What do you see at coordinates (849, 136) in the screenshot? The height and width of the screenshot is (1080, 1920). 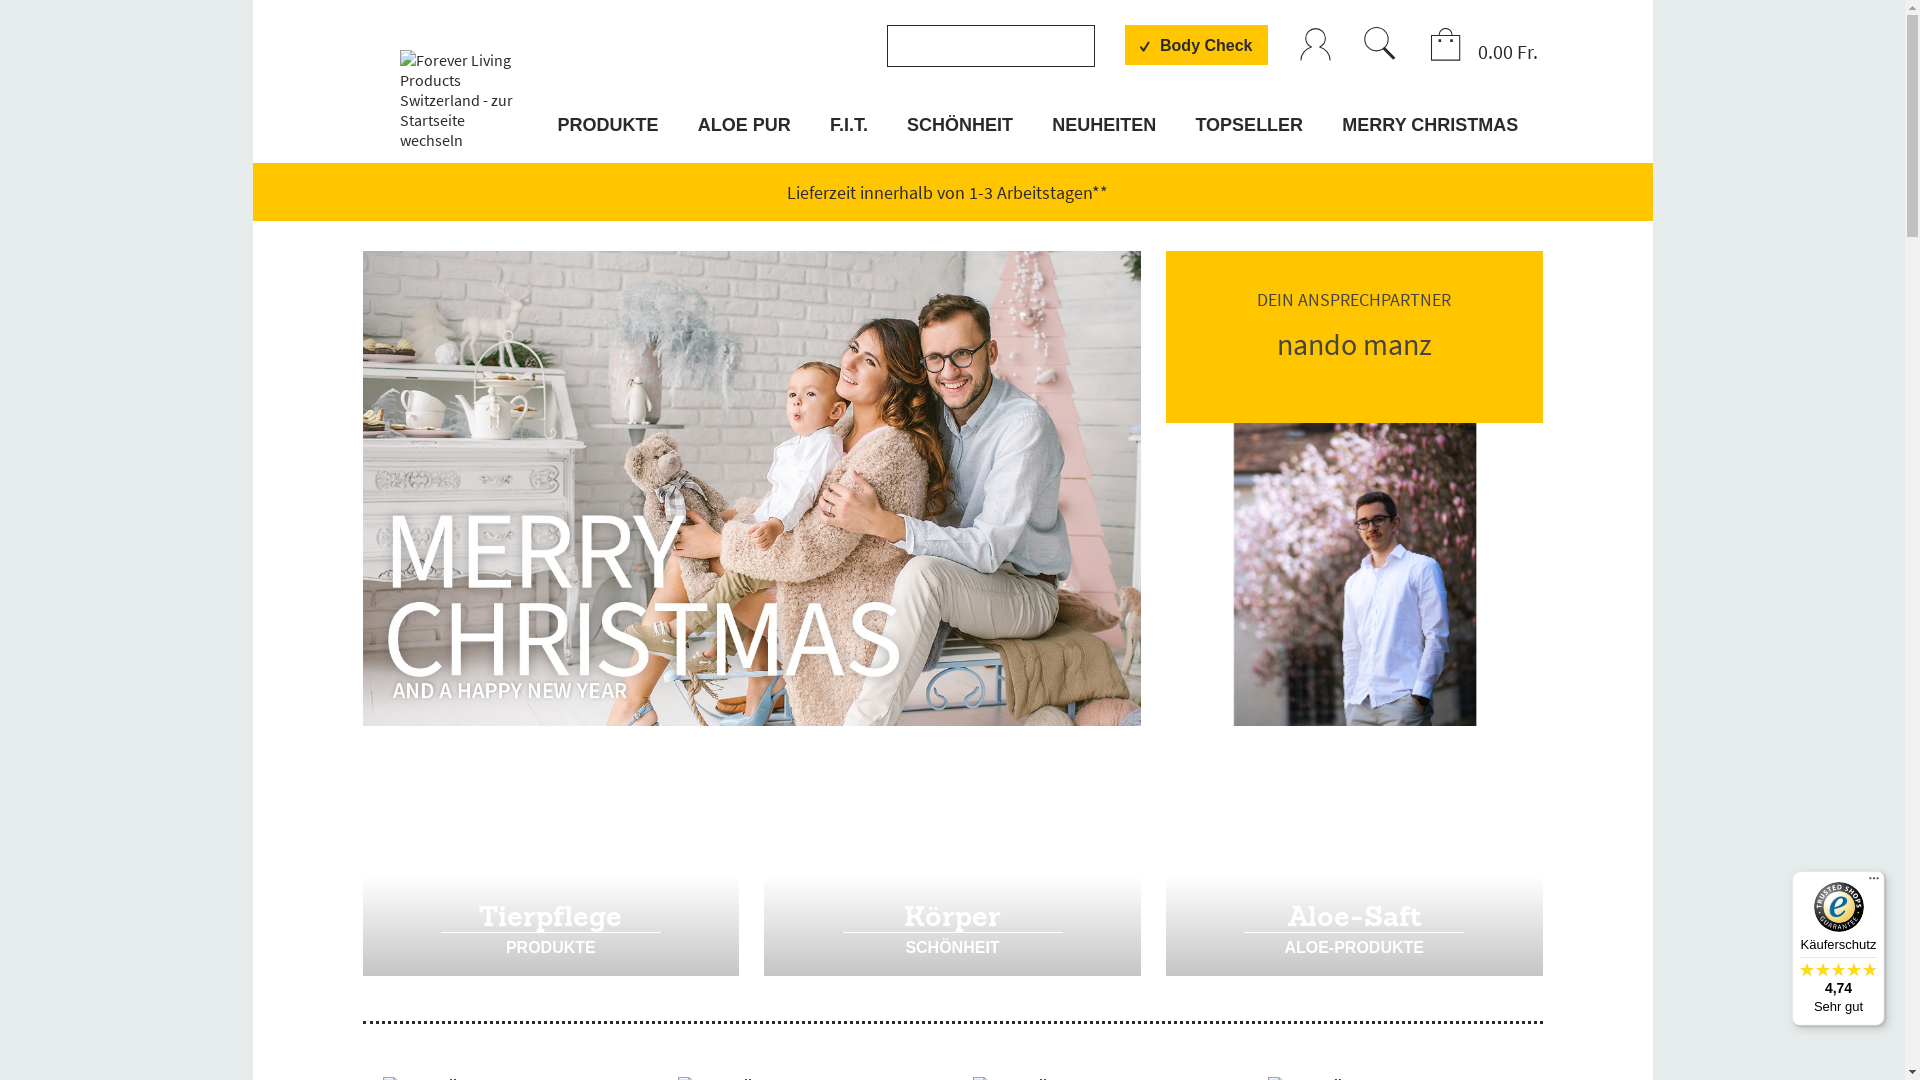 I see `'F.I.T.'` at bounding box center [849, 136].